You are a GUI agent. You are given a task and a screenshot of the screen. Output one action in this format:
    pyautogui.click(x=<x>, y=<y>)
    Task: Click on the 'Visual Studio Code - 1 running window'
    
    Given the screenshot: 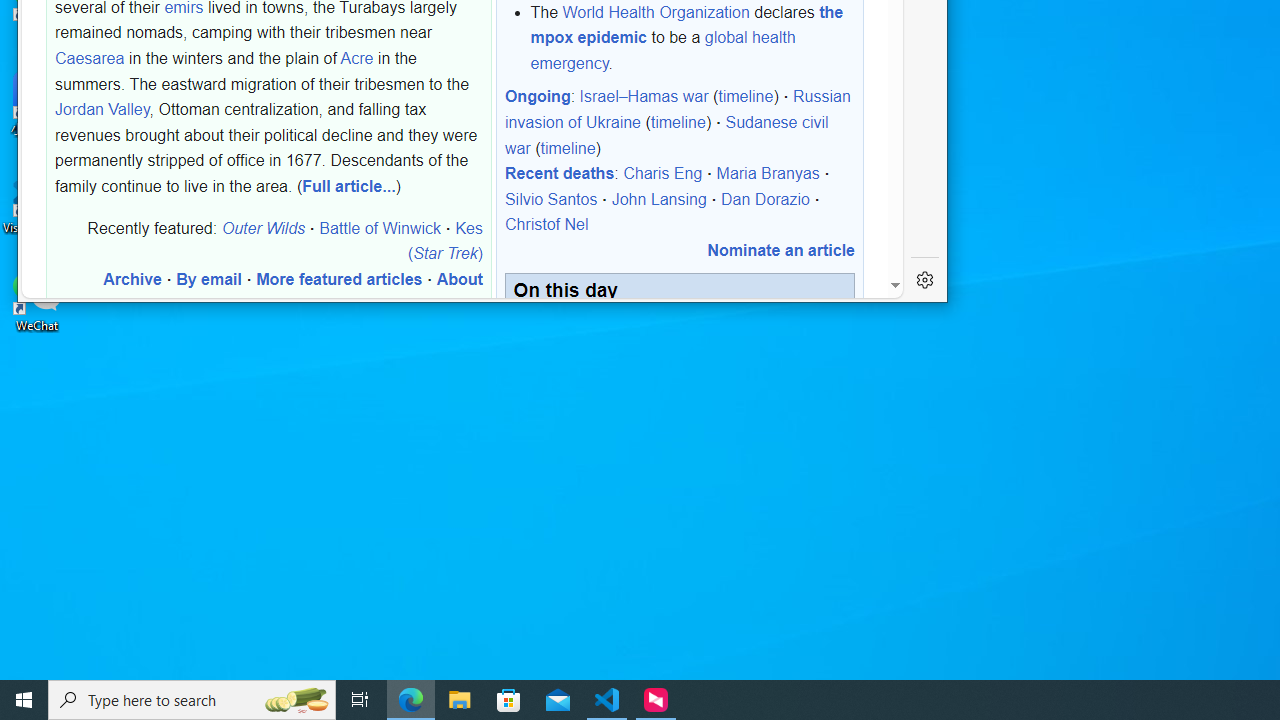 What is the action you would take?
    pyautogui.click(x=606, y=698)
    